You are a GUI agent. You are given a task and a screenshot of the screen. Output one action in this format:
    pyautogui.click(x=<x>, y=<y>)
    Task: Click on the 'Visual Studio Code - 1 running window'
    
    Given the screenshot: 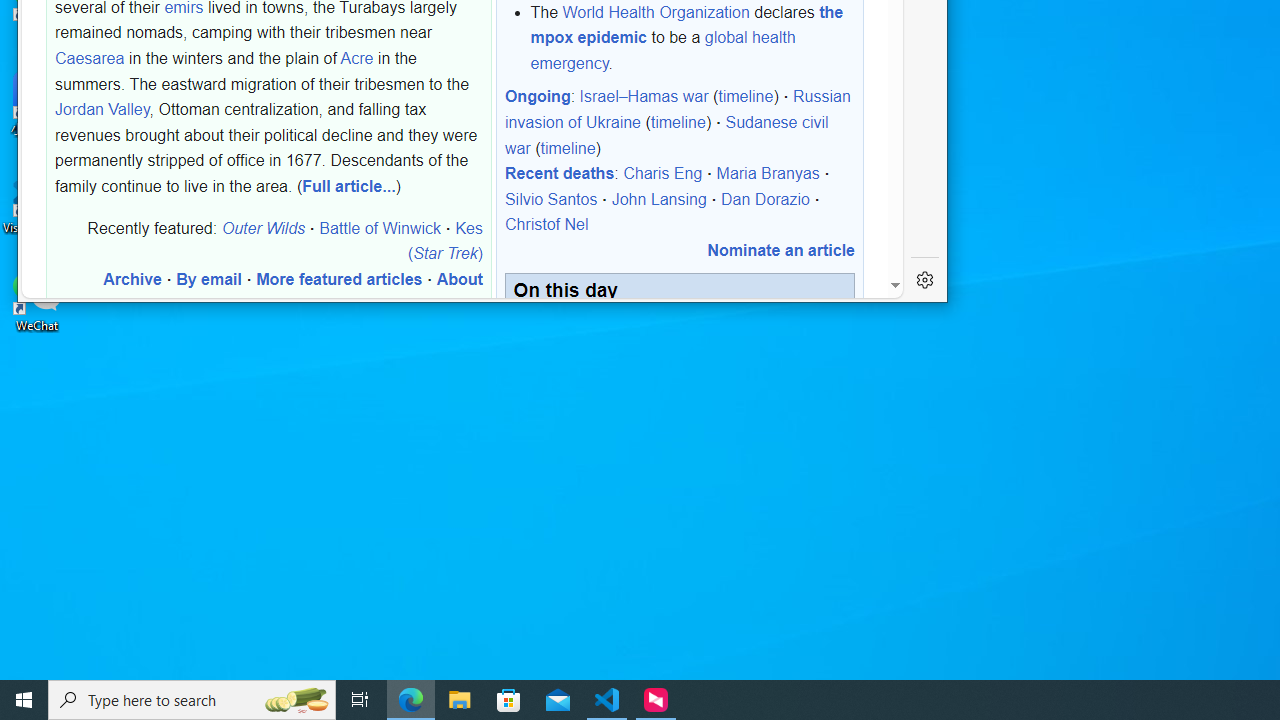 What is the action you would take?
    pyautogui.click(x=606, y=698)
    